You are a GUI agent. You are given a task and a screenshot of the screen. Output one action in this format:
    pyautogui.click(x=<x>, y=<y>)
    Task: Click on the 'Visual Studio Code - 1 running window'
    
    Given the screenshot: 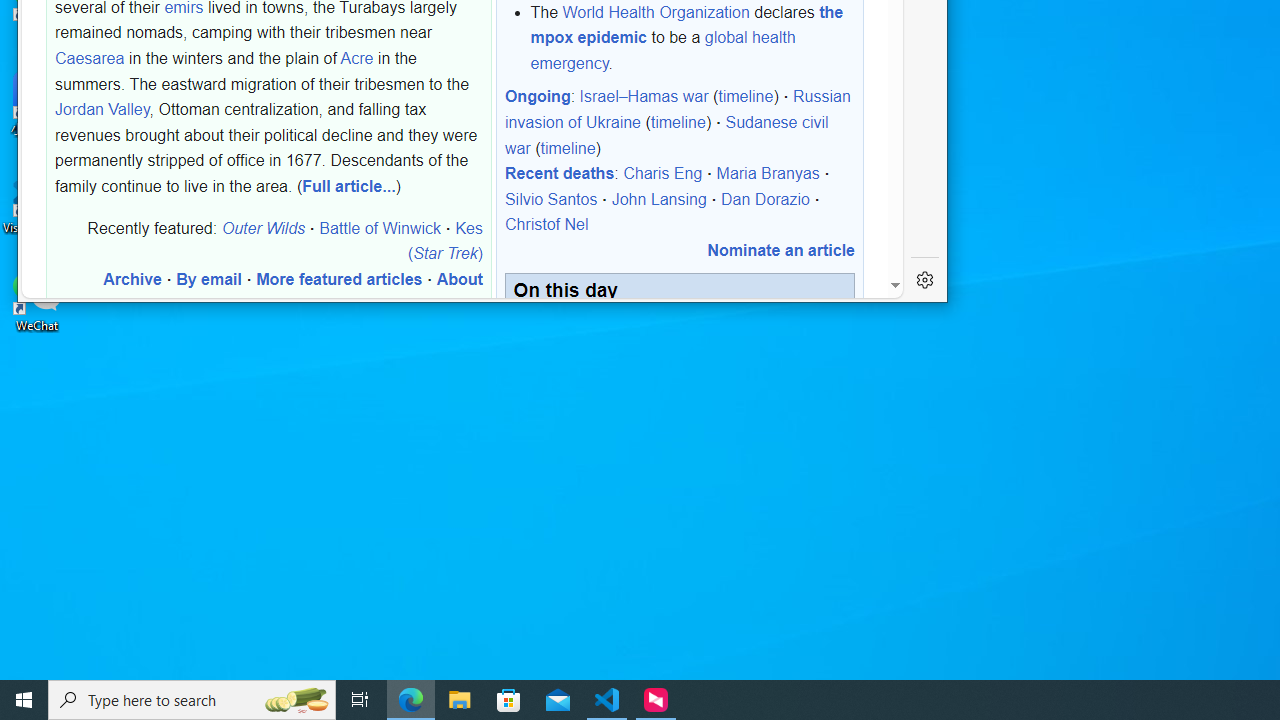 What is the action you would take?
    pyautogui.click(x=606, y=698)
    